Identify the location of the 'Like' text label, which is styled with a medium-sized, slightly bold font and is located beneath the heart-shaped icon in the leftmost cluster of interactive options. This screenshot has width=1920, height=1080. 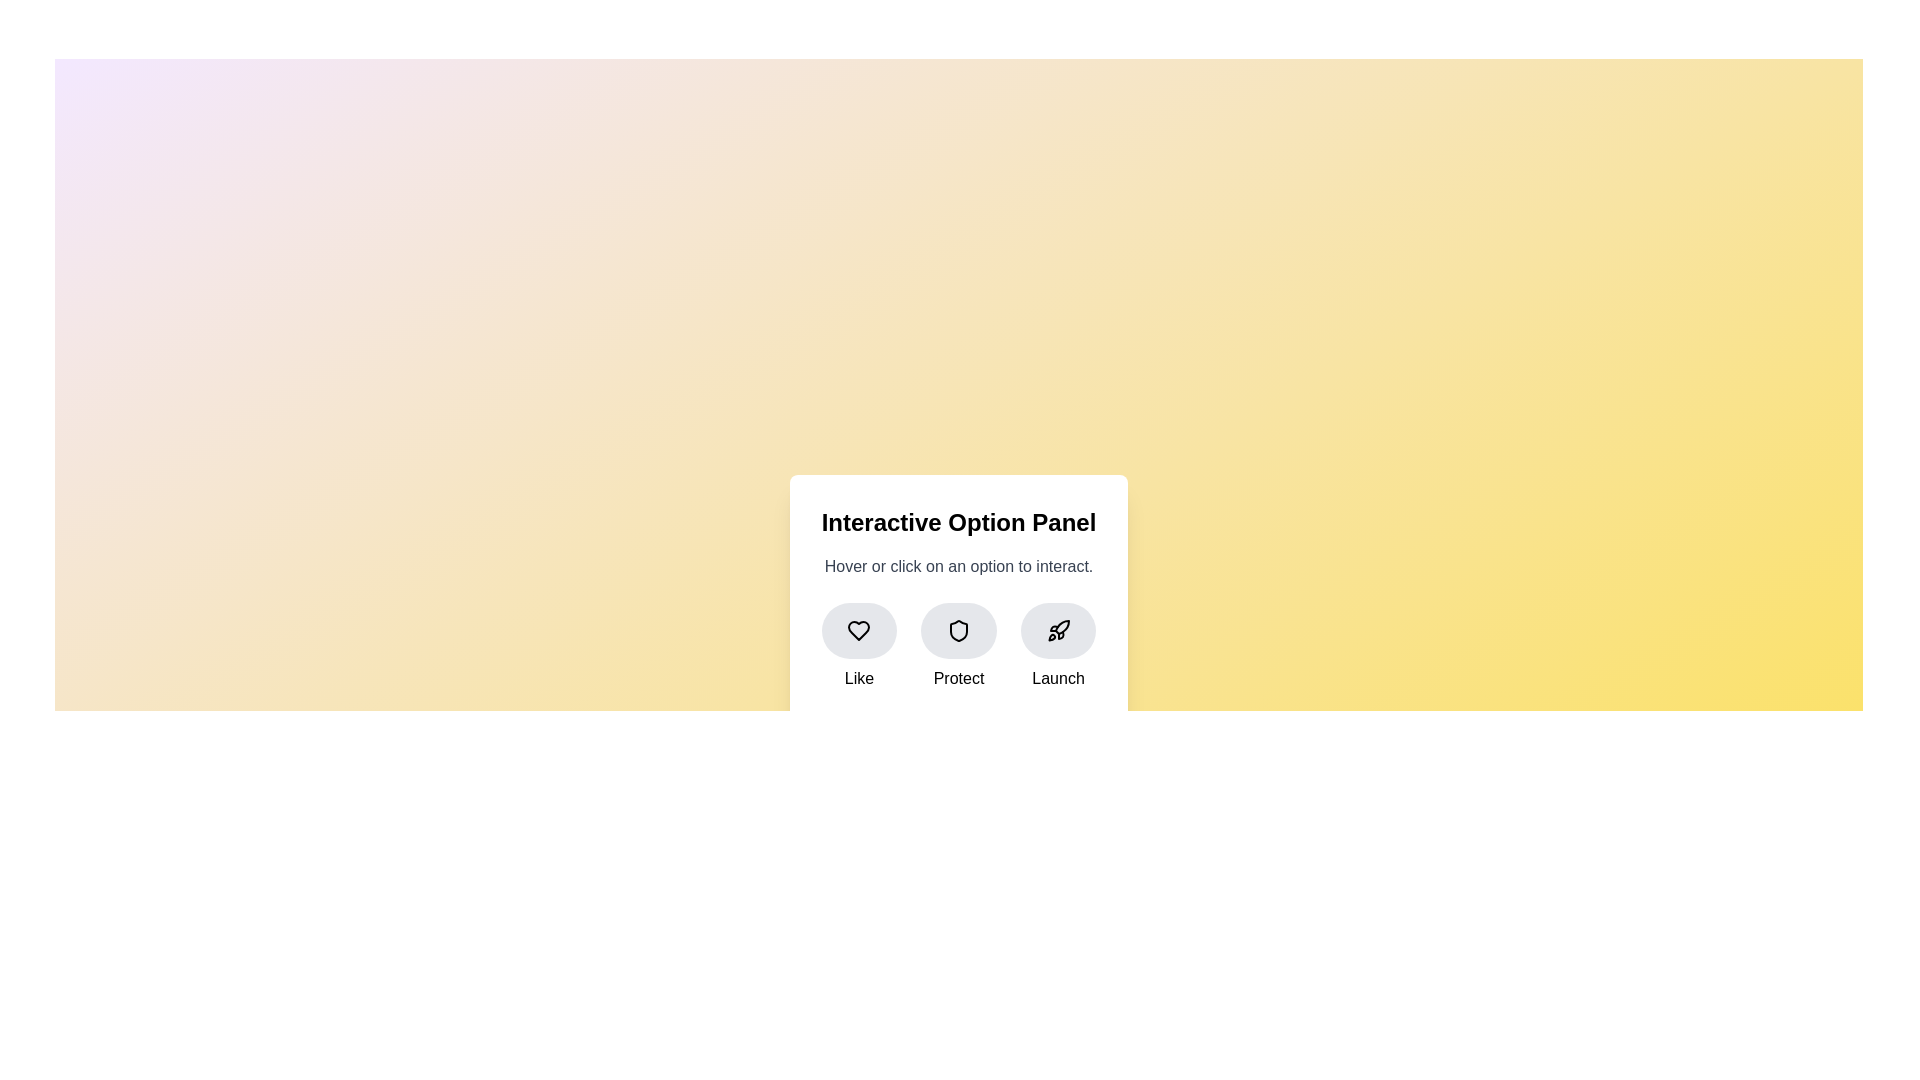
(859, 677).